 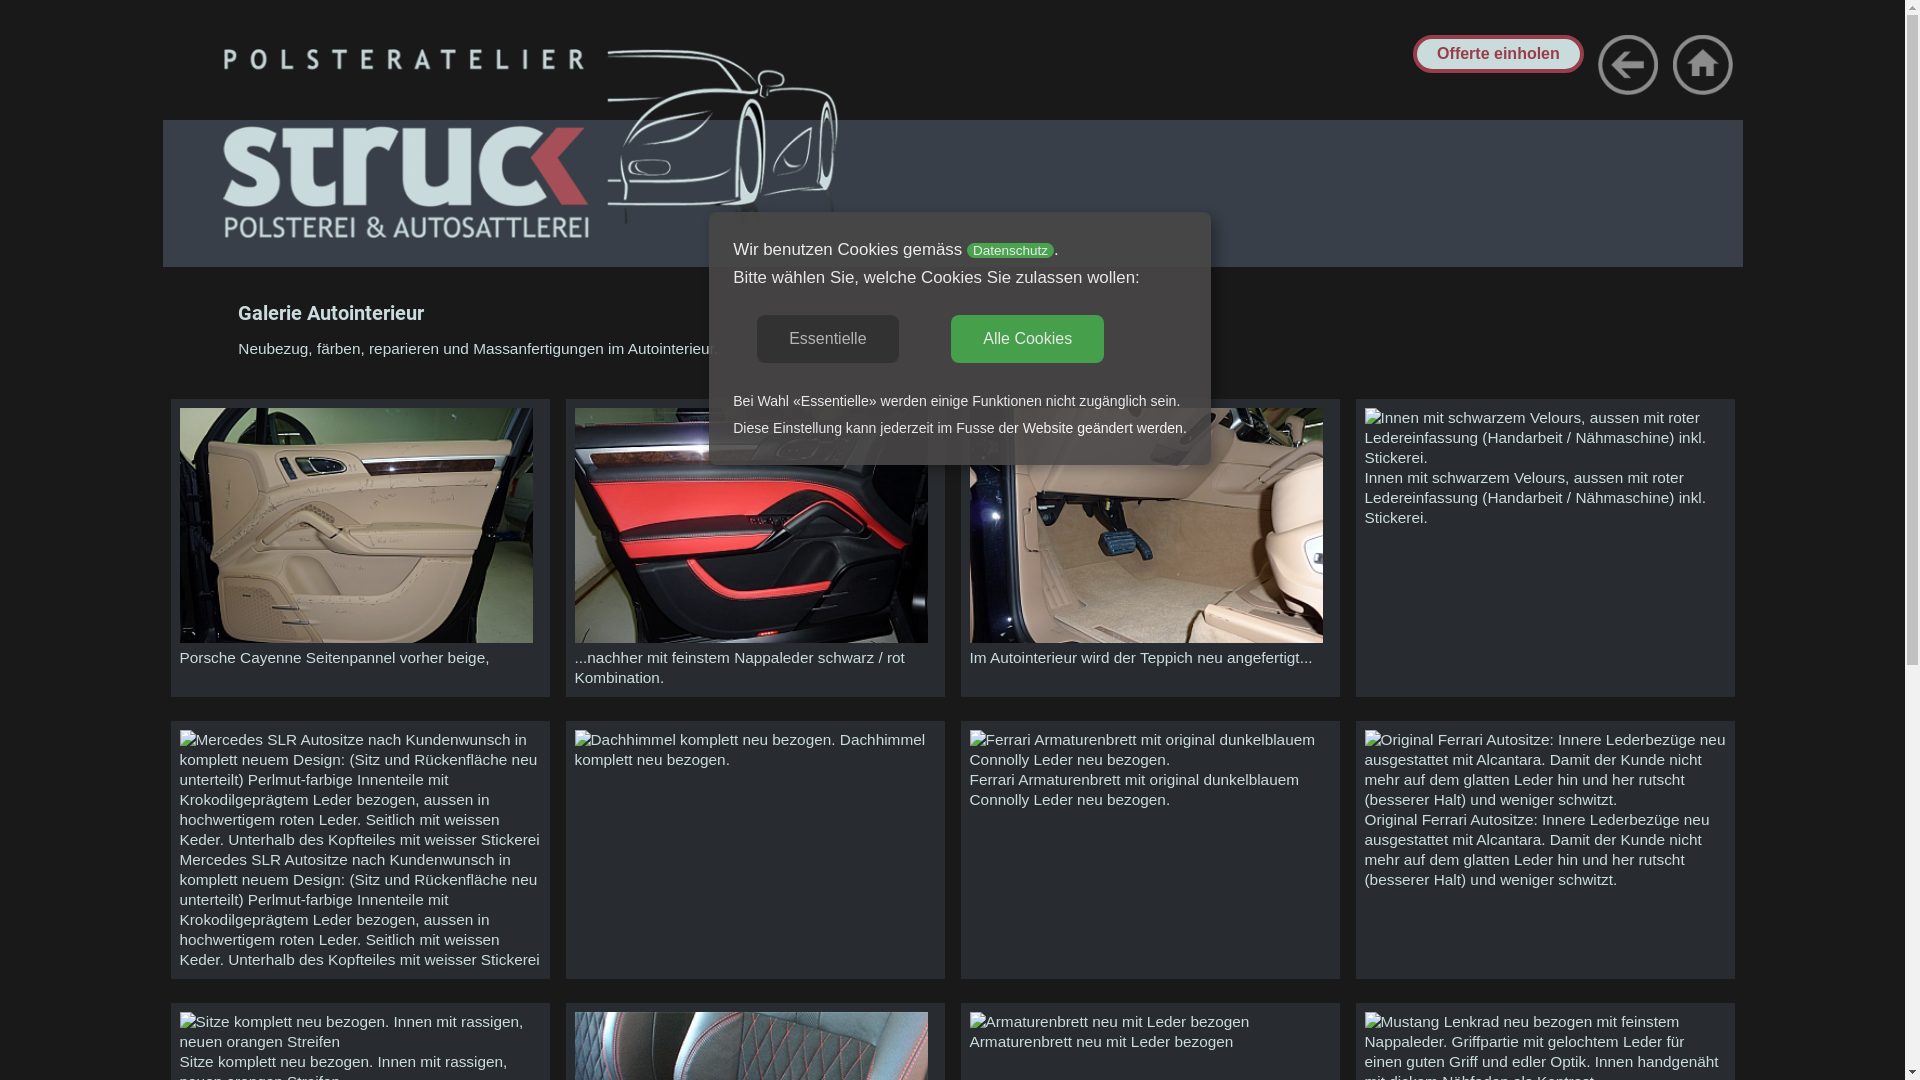 What do you see at coordinates (1010, 249) in the screenshot?
I see `'Datenschutz'` at bounding box center [1010, 249].